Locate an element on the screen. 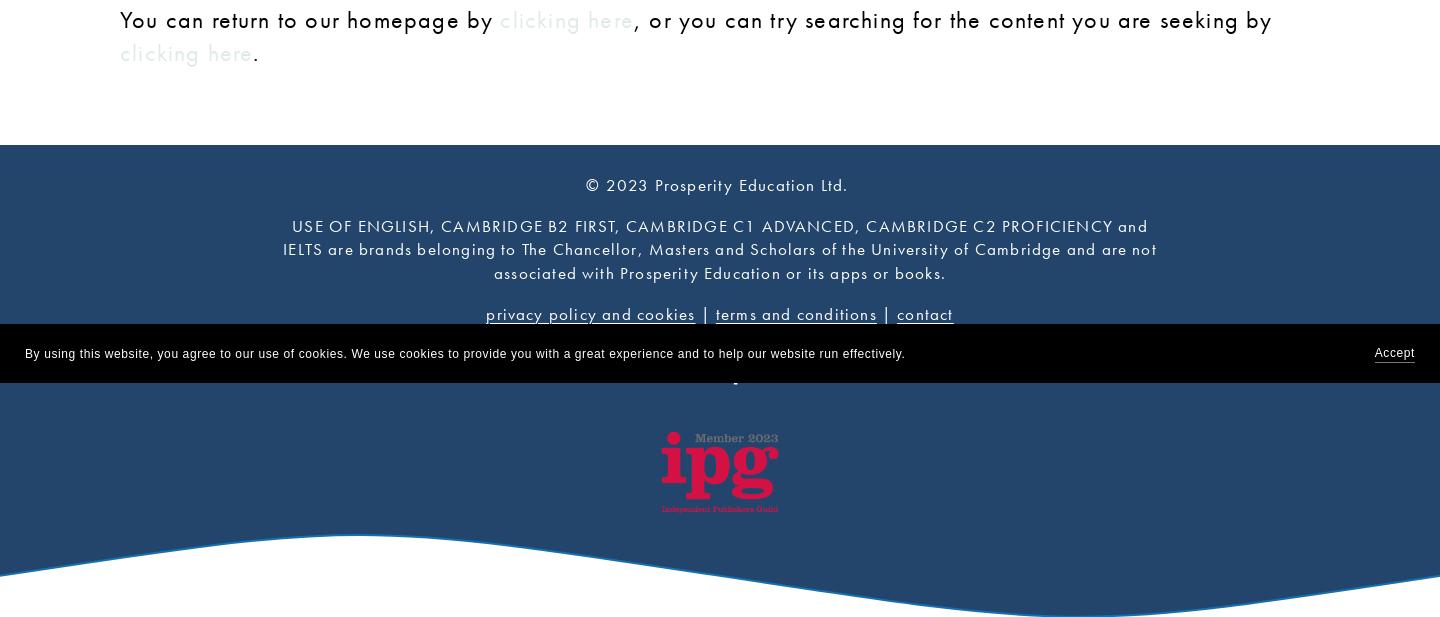  'Blog' is located at coordinates (719, 346).